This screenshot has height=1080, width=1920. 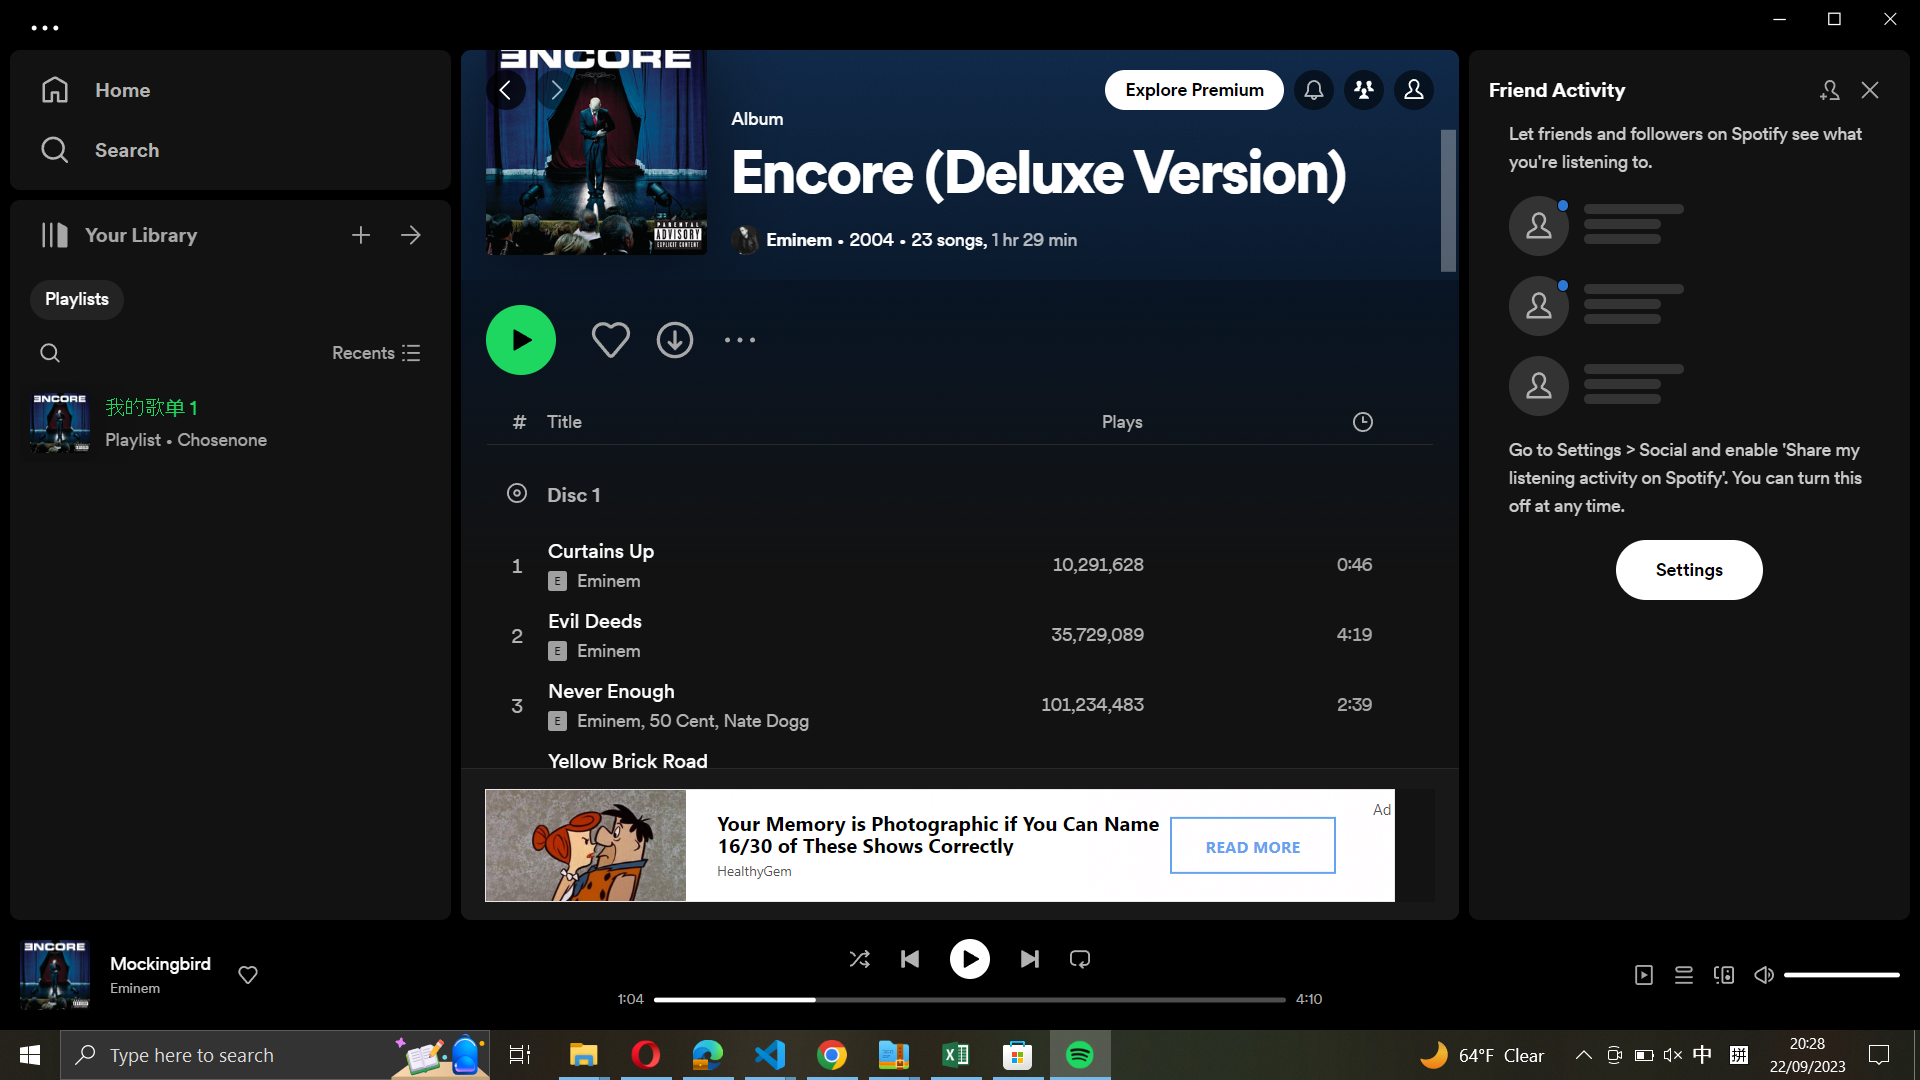 What do you see at coordinates (1272, 1002) in the screenshot?
I see `Go to the end of the current song` at bounding box center [1272, 1002].